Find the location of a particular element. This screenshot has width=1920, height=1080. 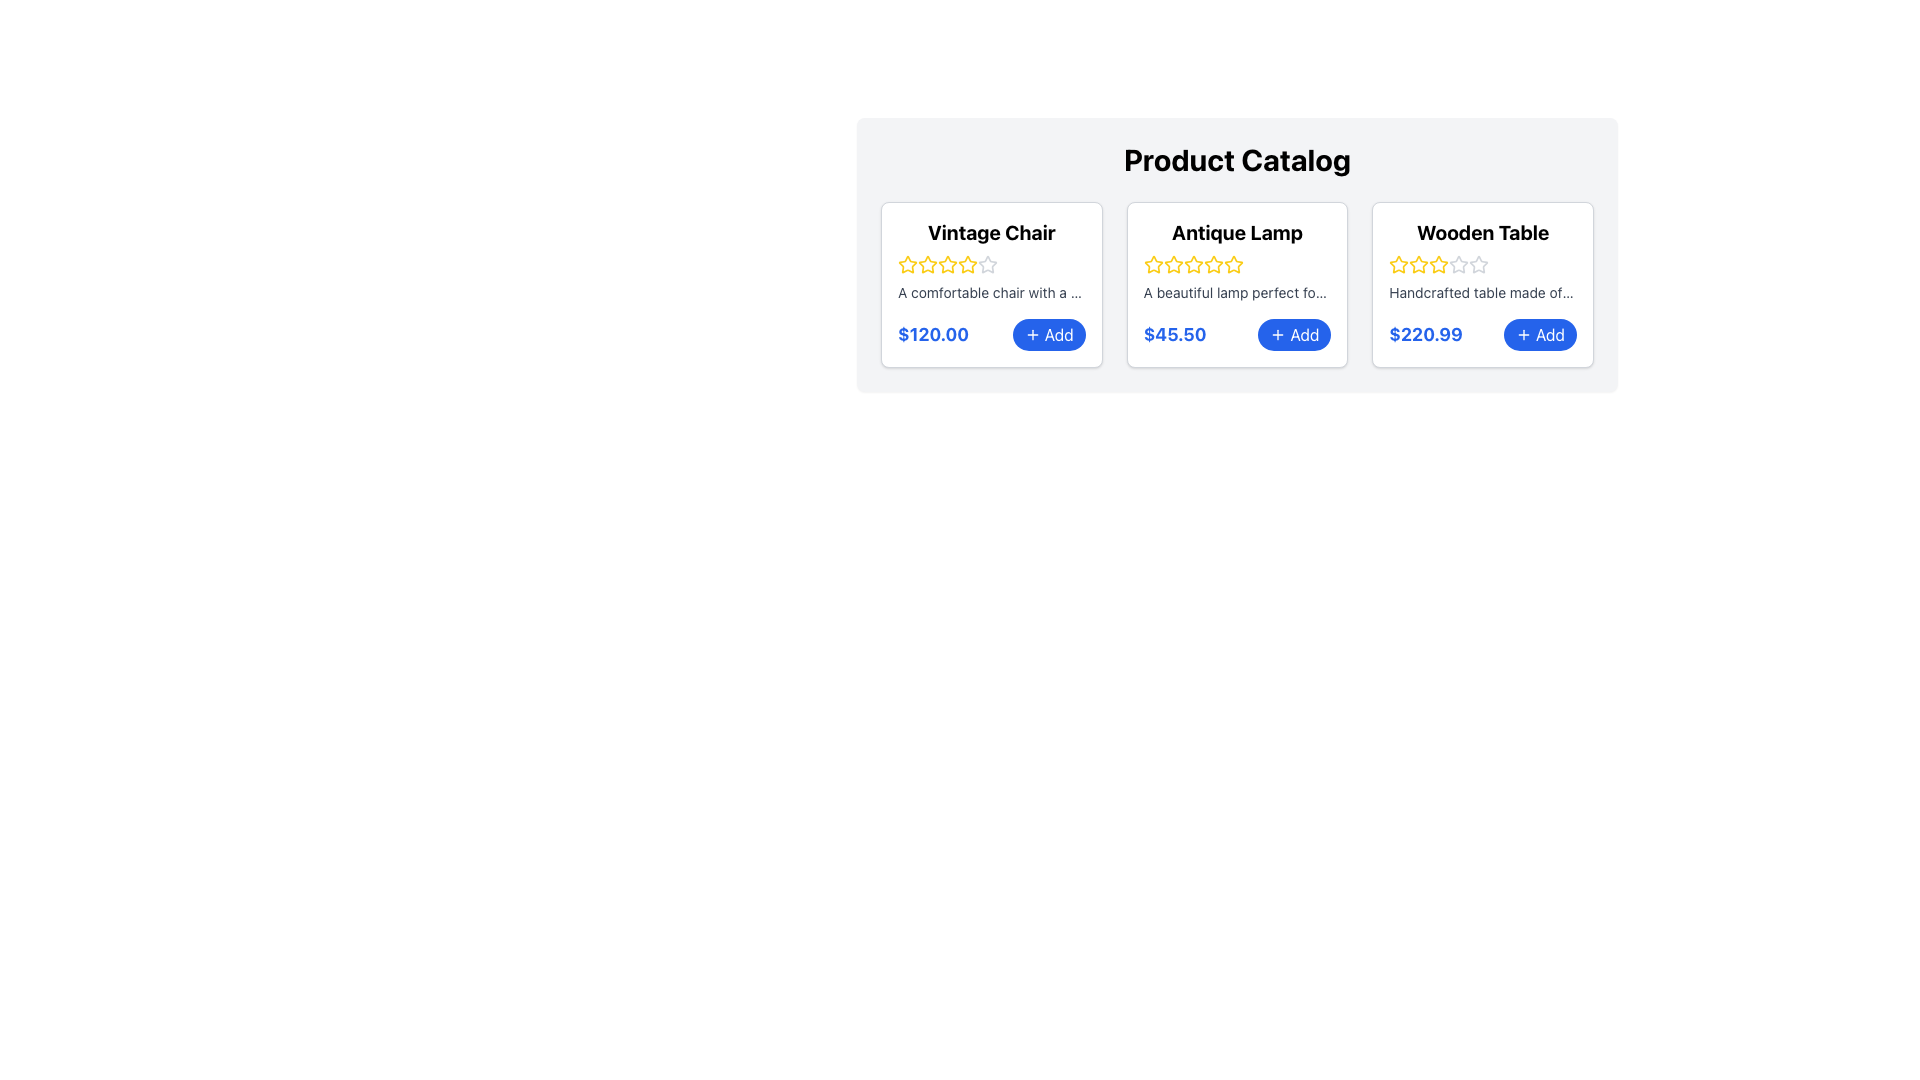

the second star in the 5-star rating system for the 'Antique Lamp' product is located at coordinates (1193, 263).